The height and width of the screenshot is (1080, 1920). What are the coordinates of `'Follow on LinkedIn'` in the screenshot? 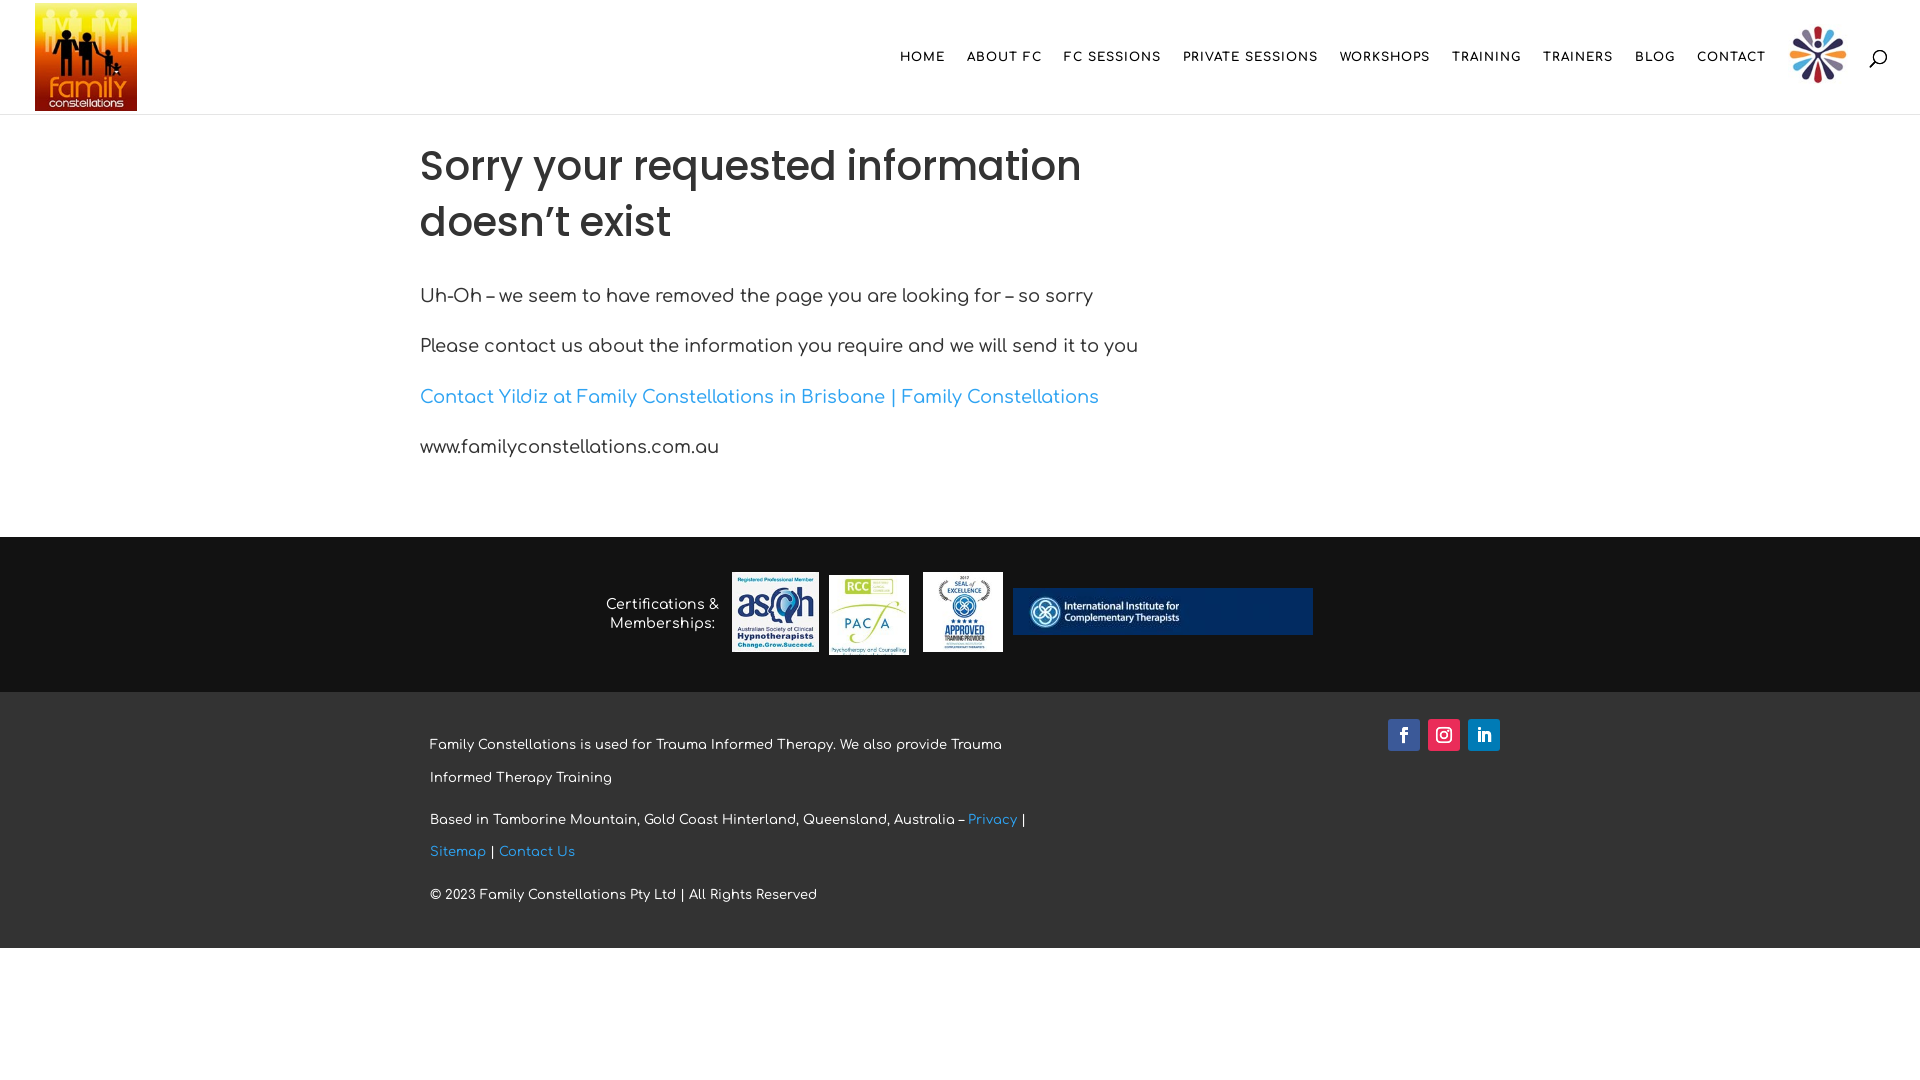 It's located at (1483, 735).